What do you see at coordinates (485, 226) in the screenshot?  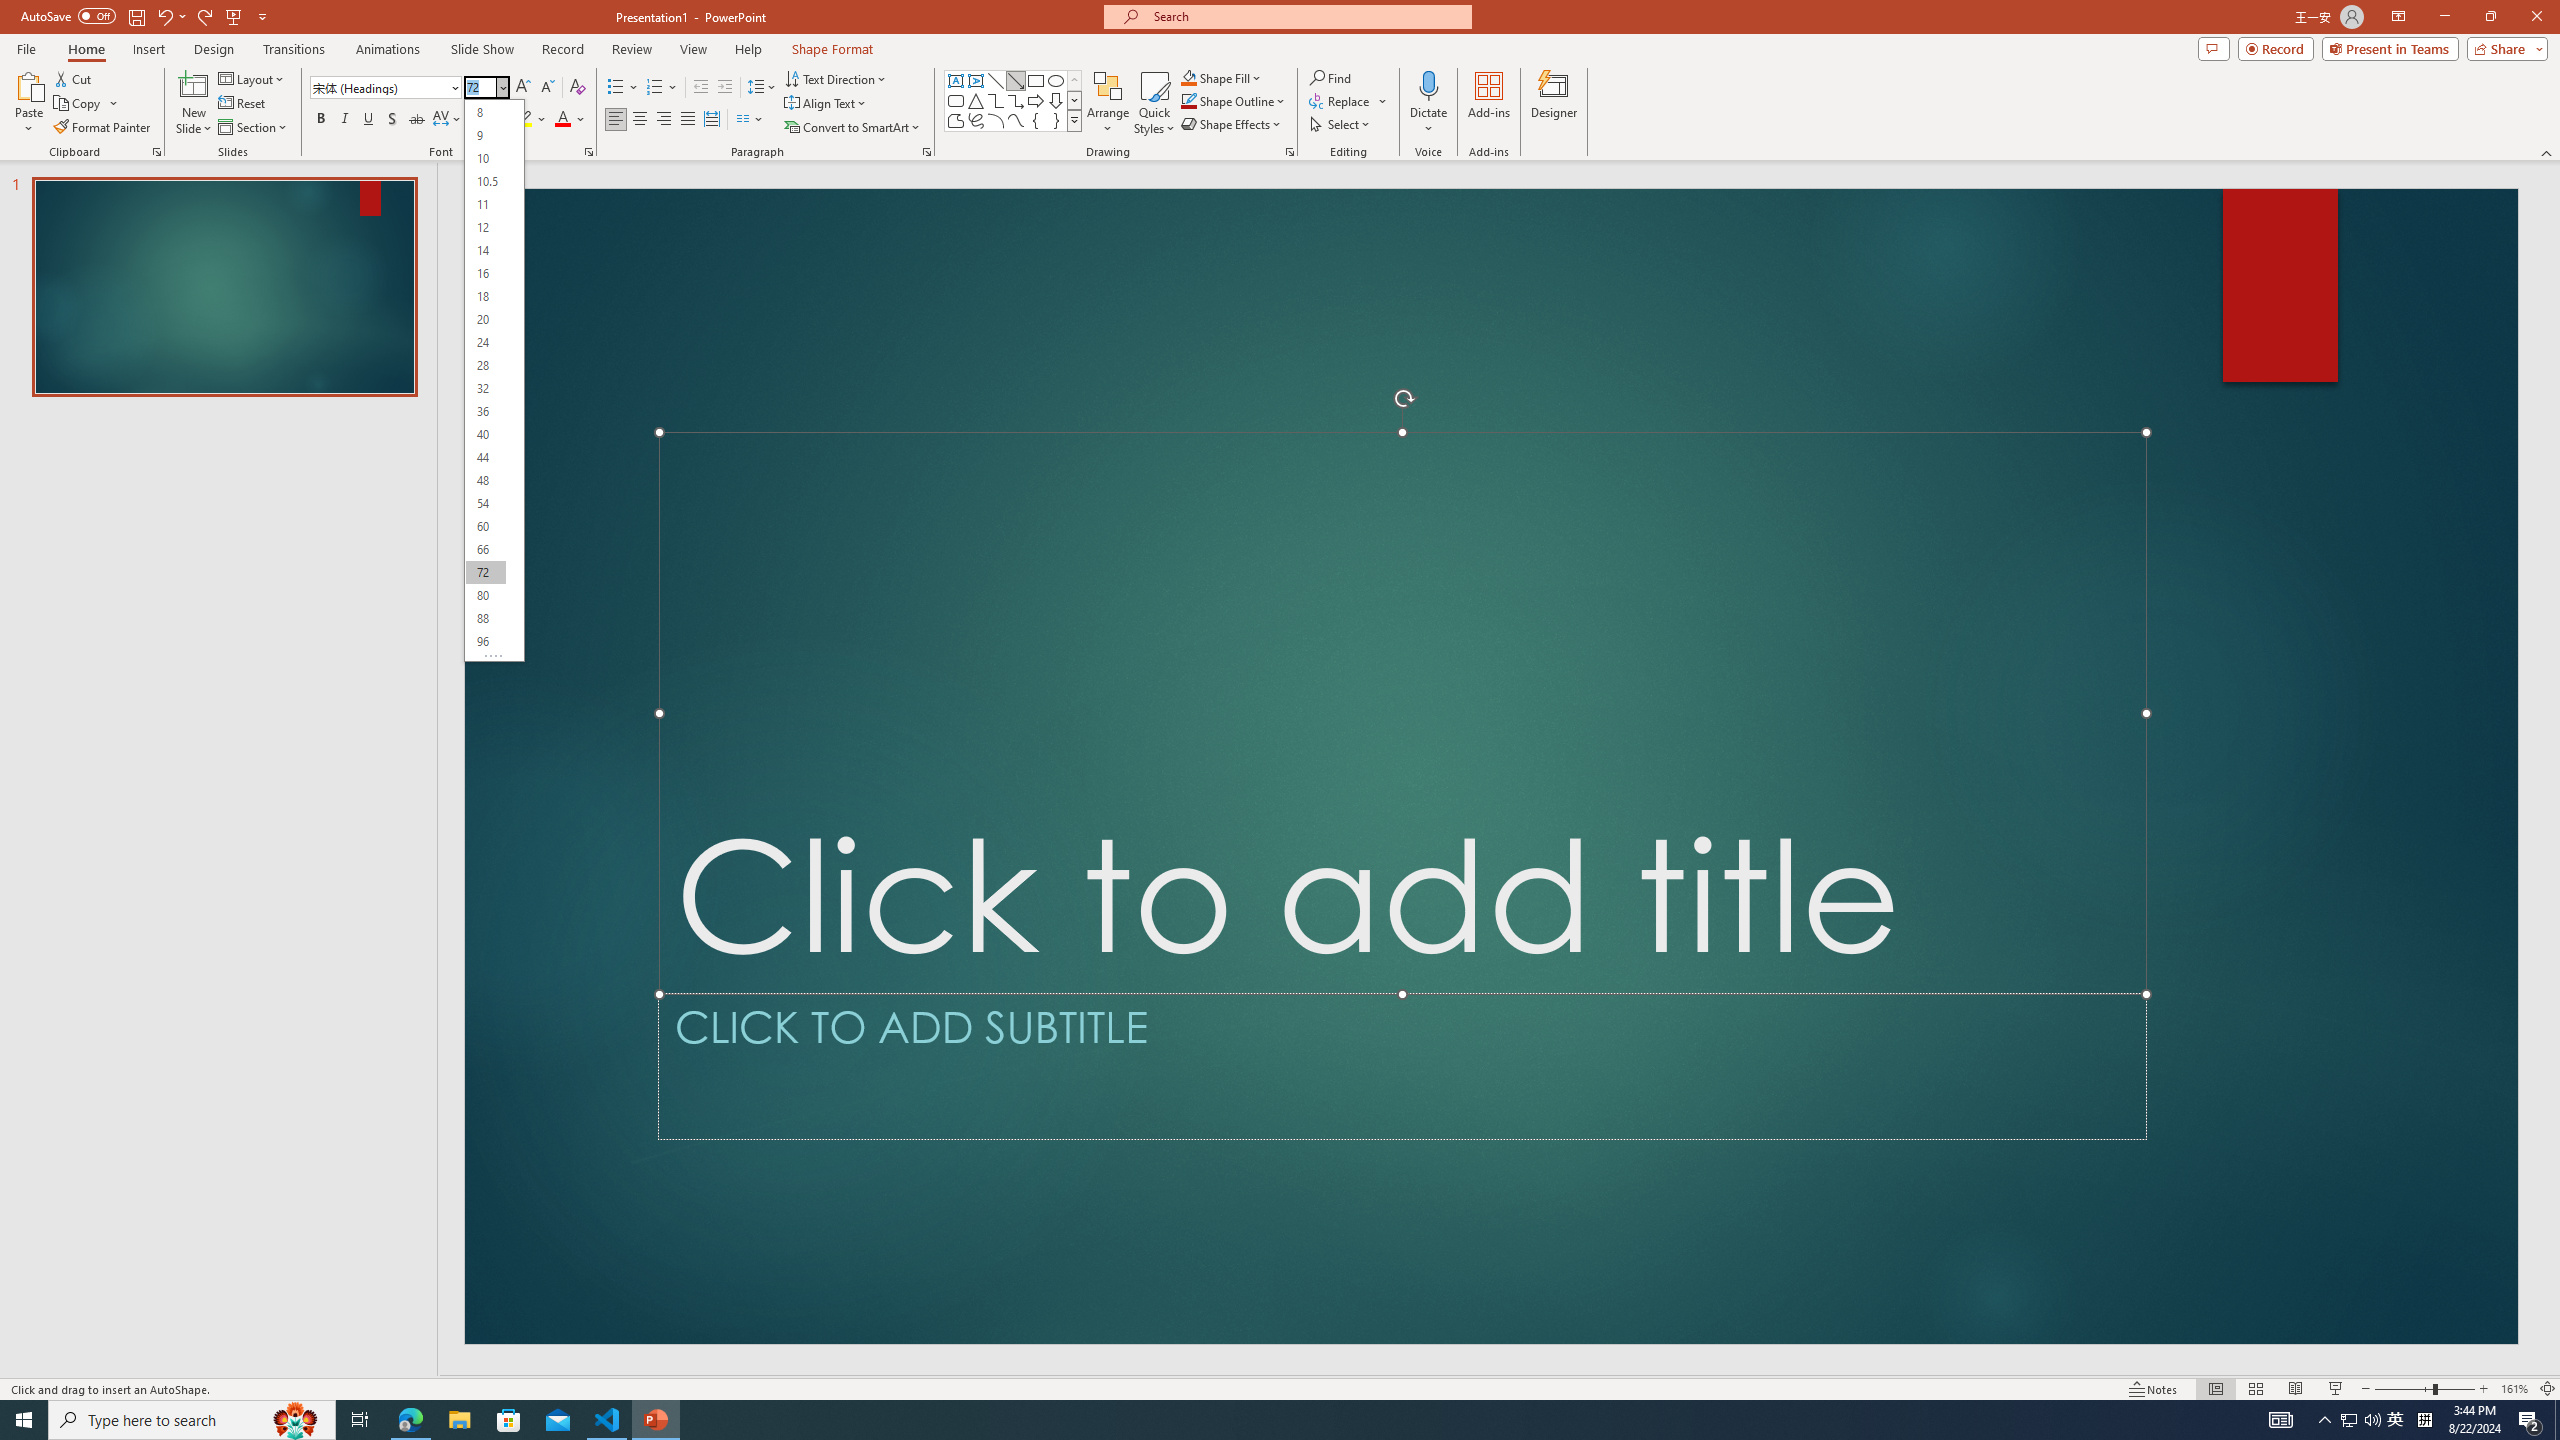 I see `'12'` at bounding box center [485, 226].